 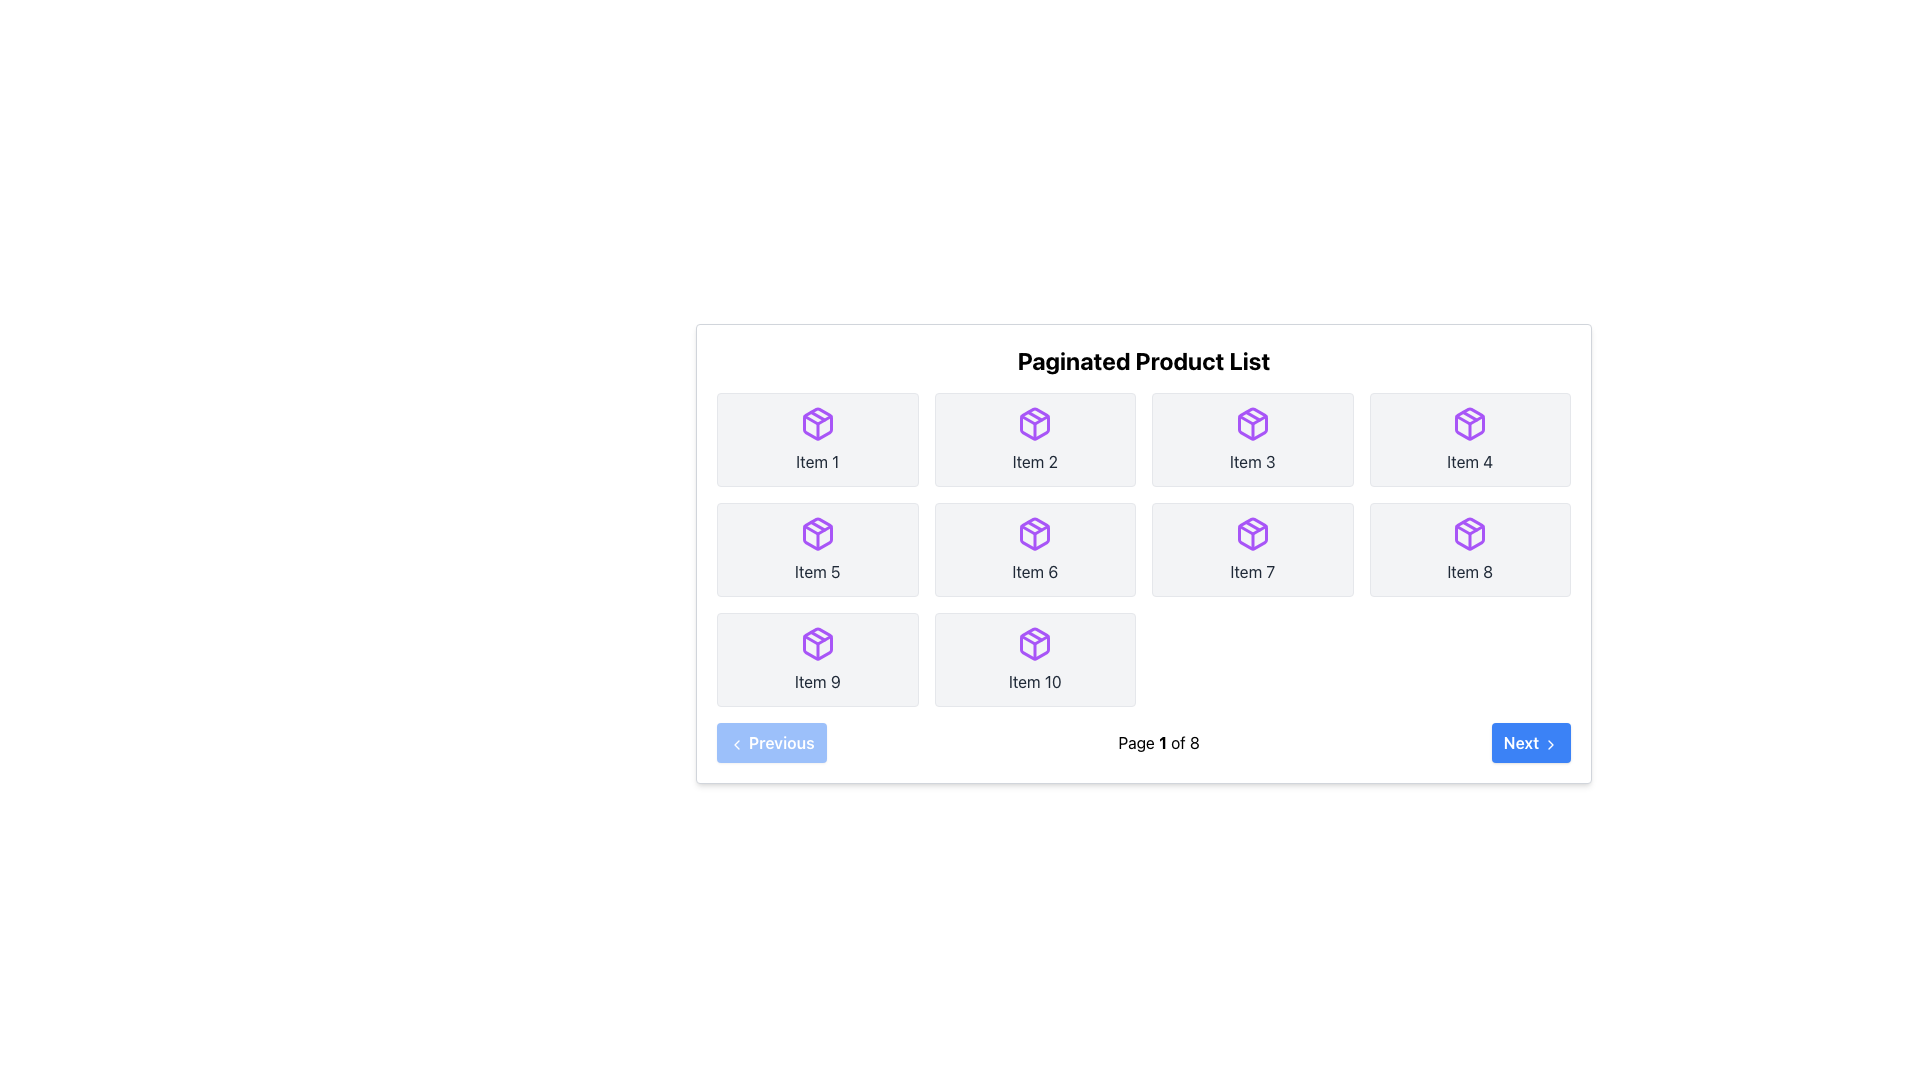 I want to click on the static text label that displays 'Item 8' located in the rightmost column of the second row in a grid layout, so click(x=1470, y=571).